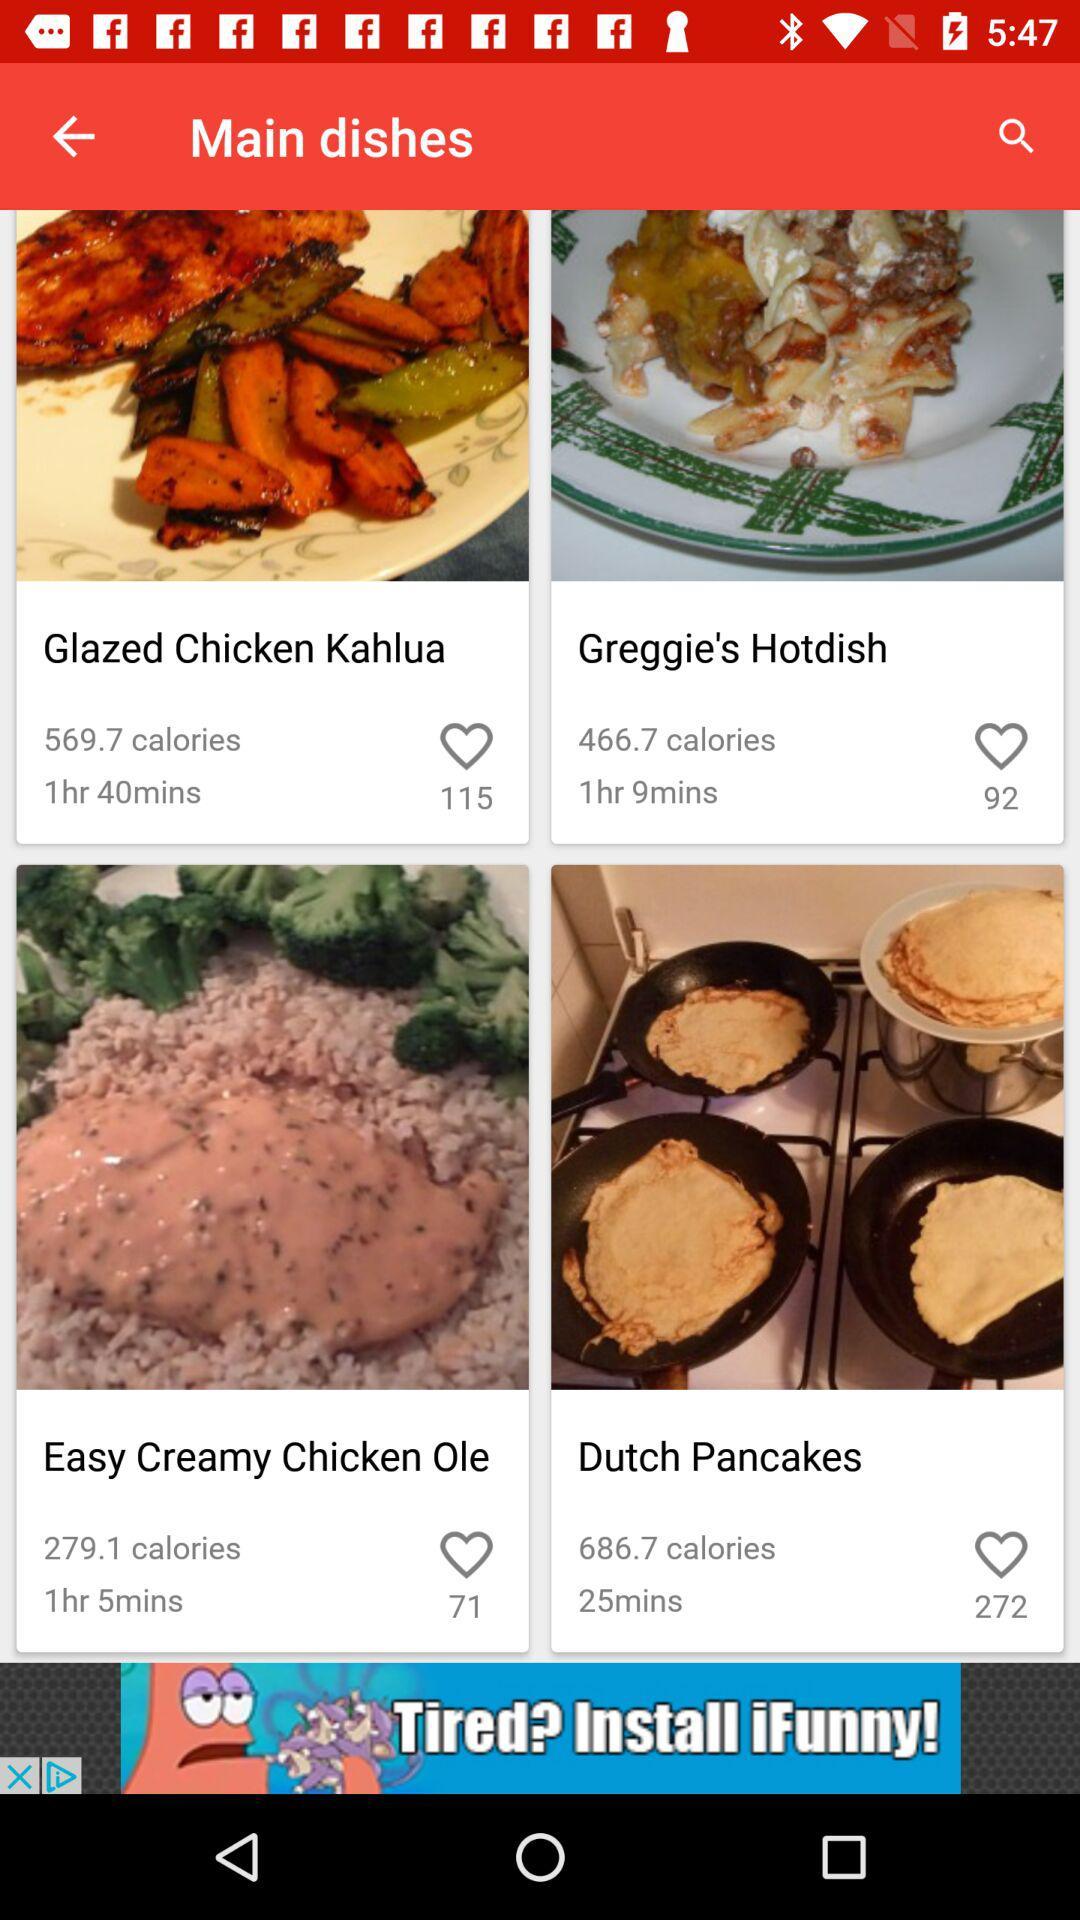 Image resolution: width=1080 pixels, height=1920 pixels. I want to click on the image on the bottom right corner of the web page, so click(806, 1257).